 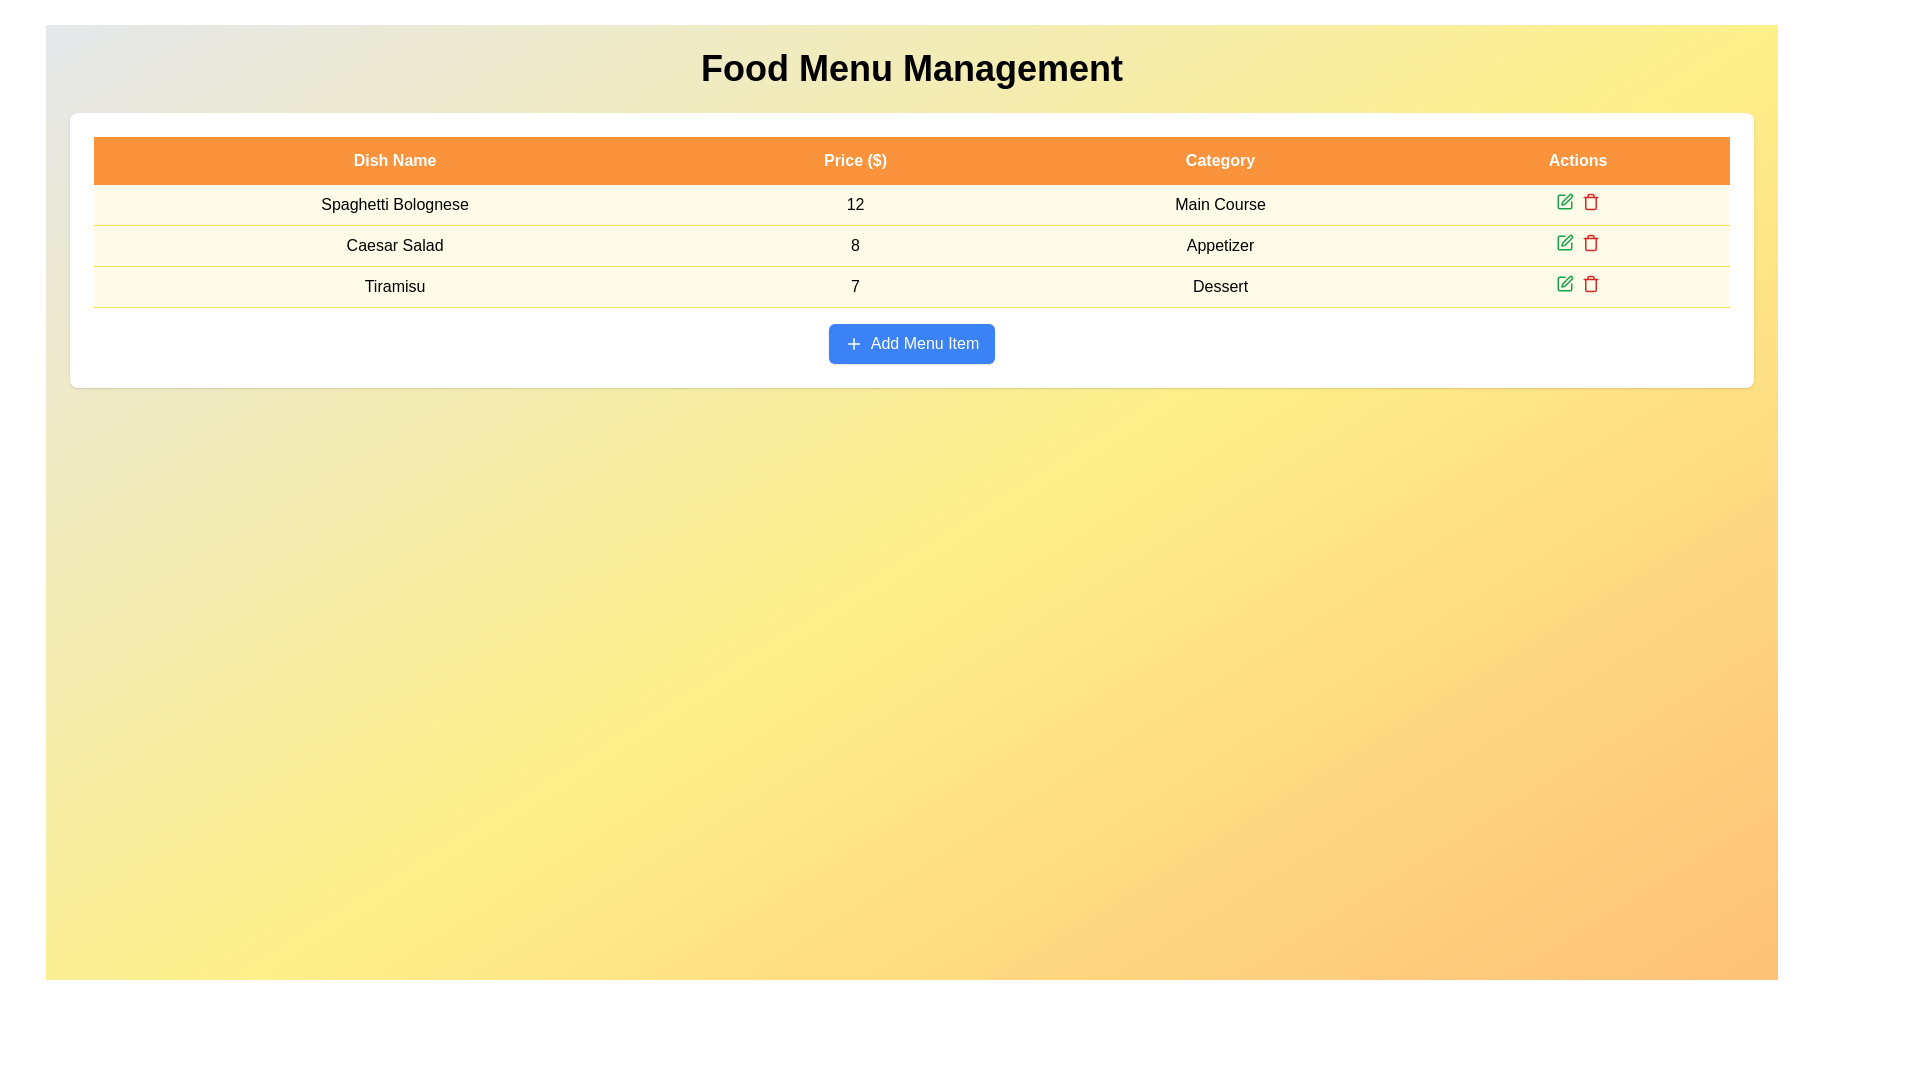 I want to click on the third row of the table displaying food menu items, which contains the dish name 'Tiramisu', price '7', and category 'Dessert', so click(x=911, y=286).